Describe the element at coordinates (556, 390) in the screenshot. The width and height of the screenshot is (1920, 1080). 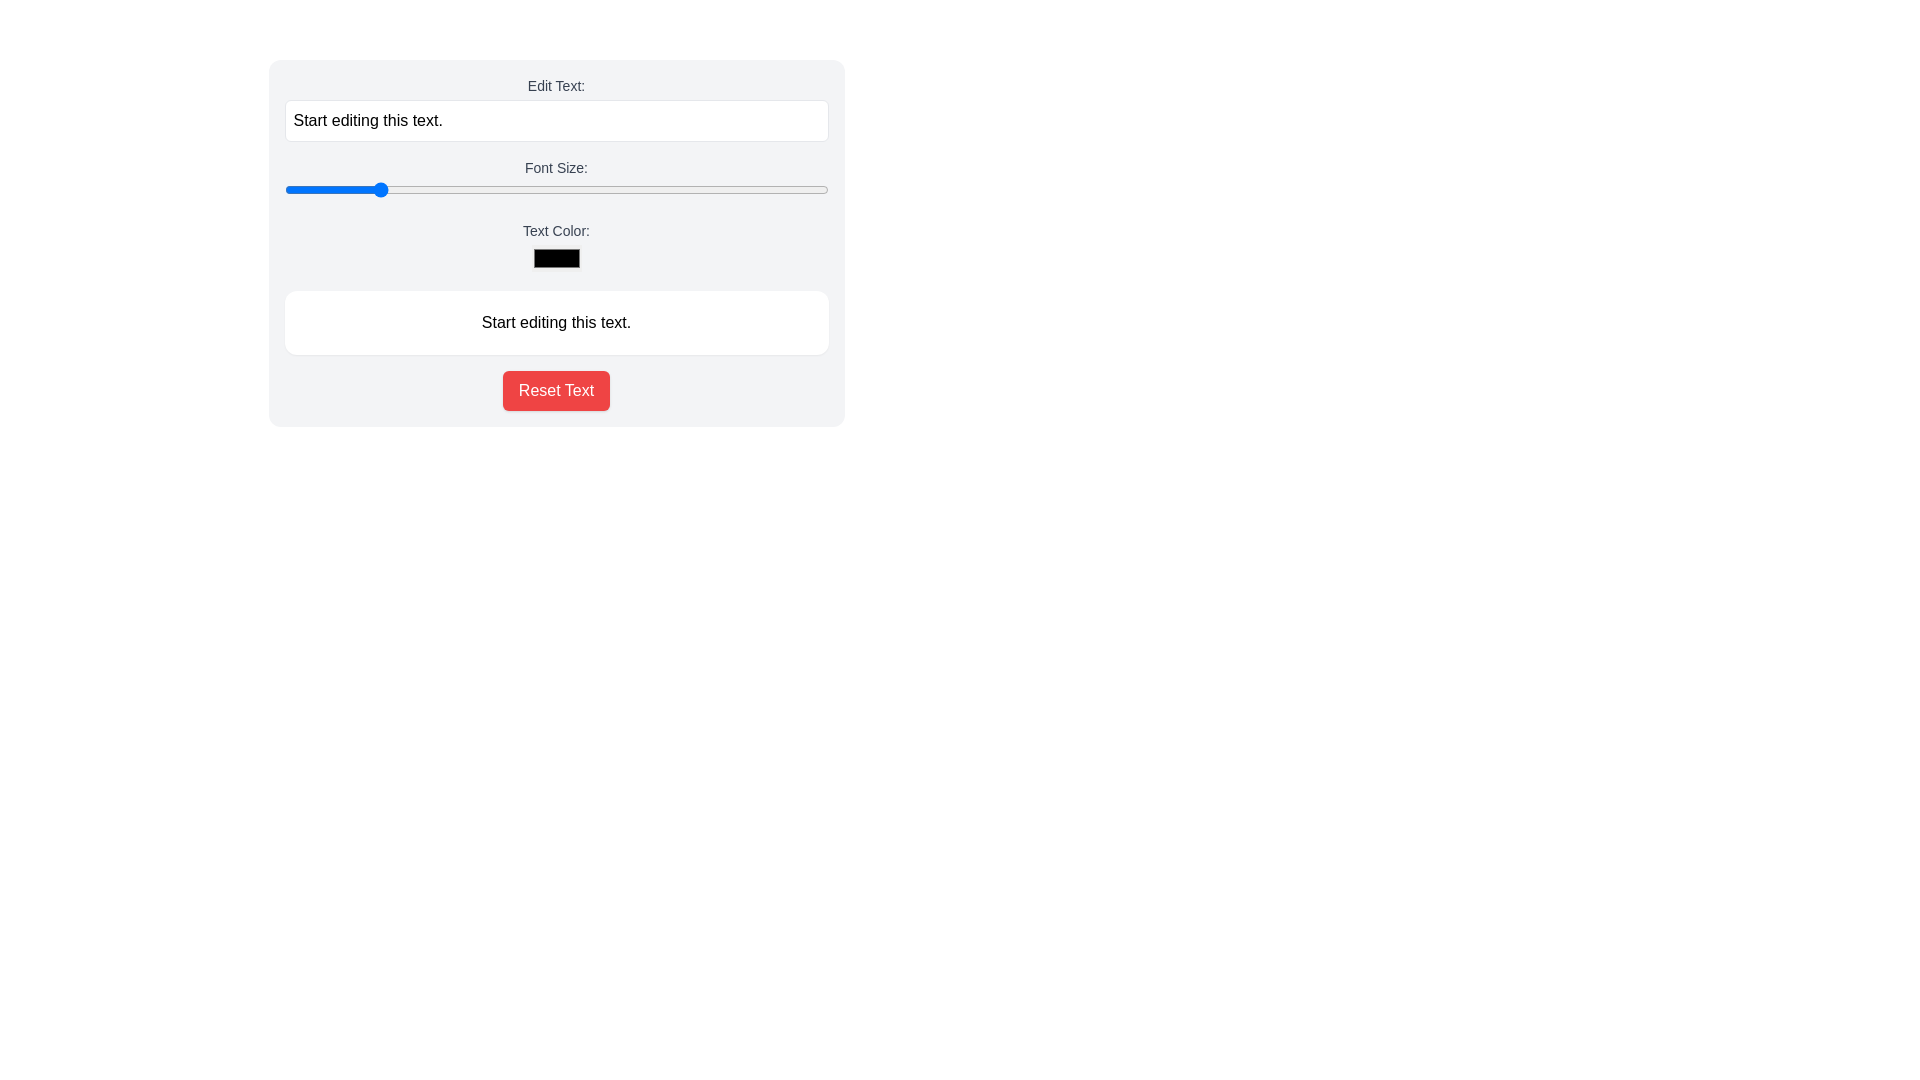
I see `the reset button located at the bottom-center of the text editing controls to reset the contents of the editable text area back to its default state` at that location.